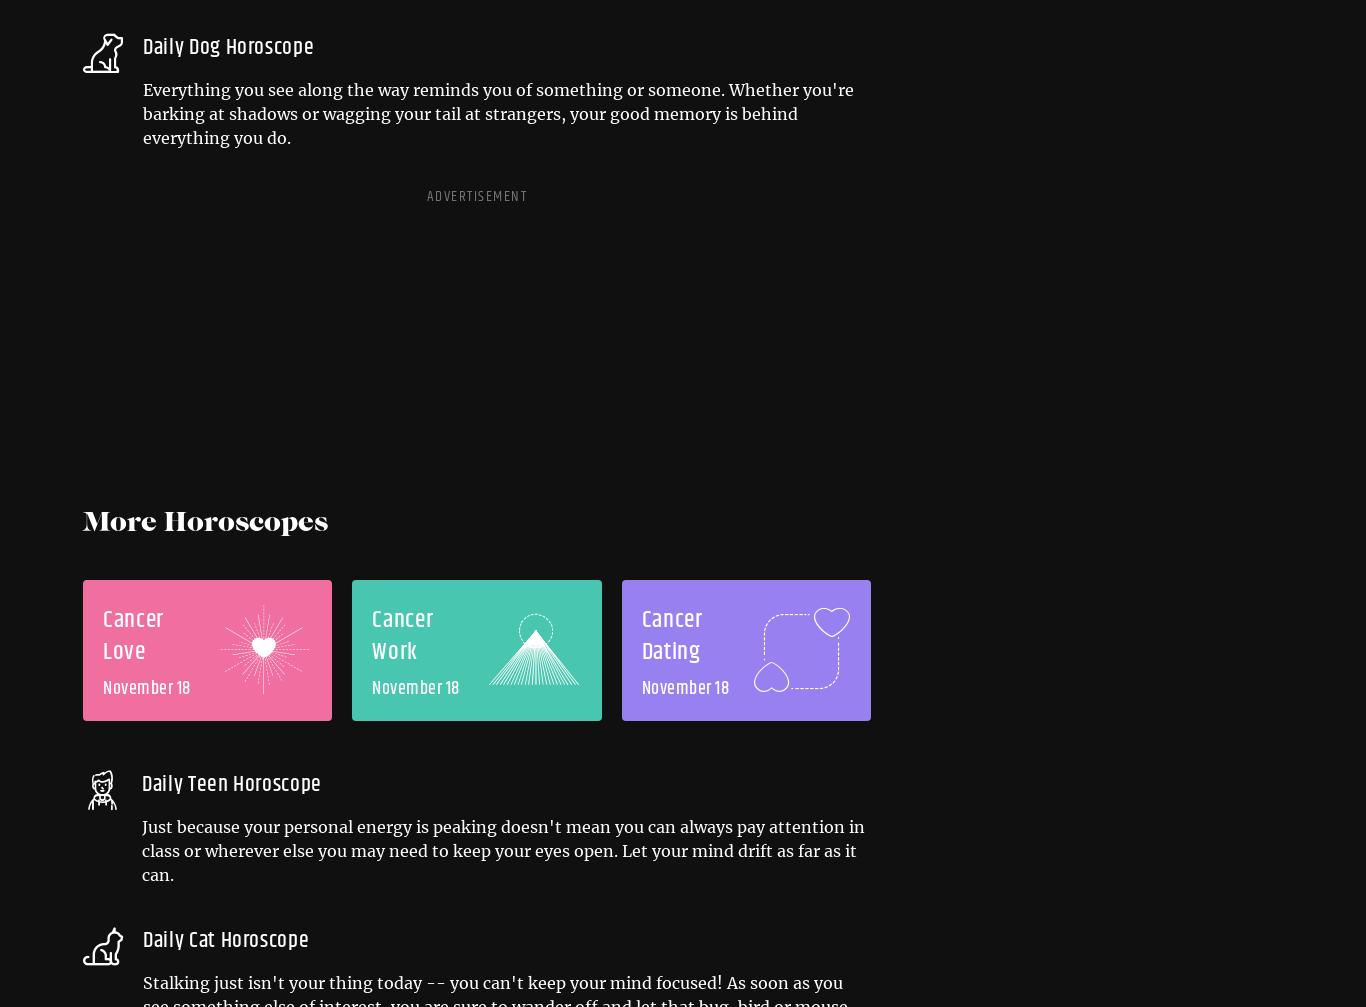 The width and height of the screenshot is (1366, 1007). What do you see at coordinates (204, 523) in the screenshot?
I see `'More Horoscopes'` at bounding box center [204, 523].